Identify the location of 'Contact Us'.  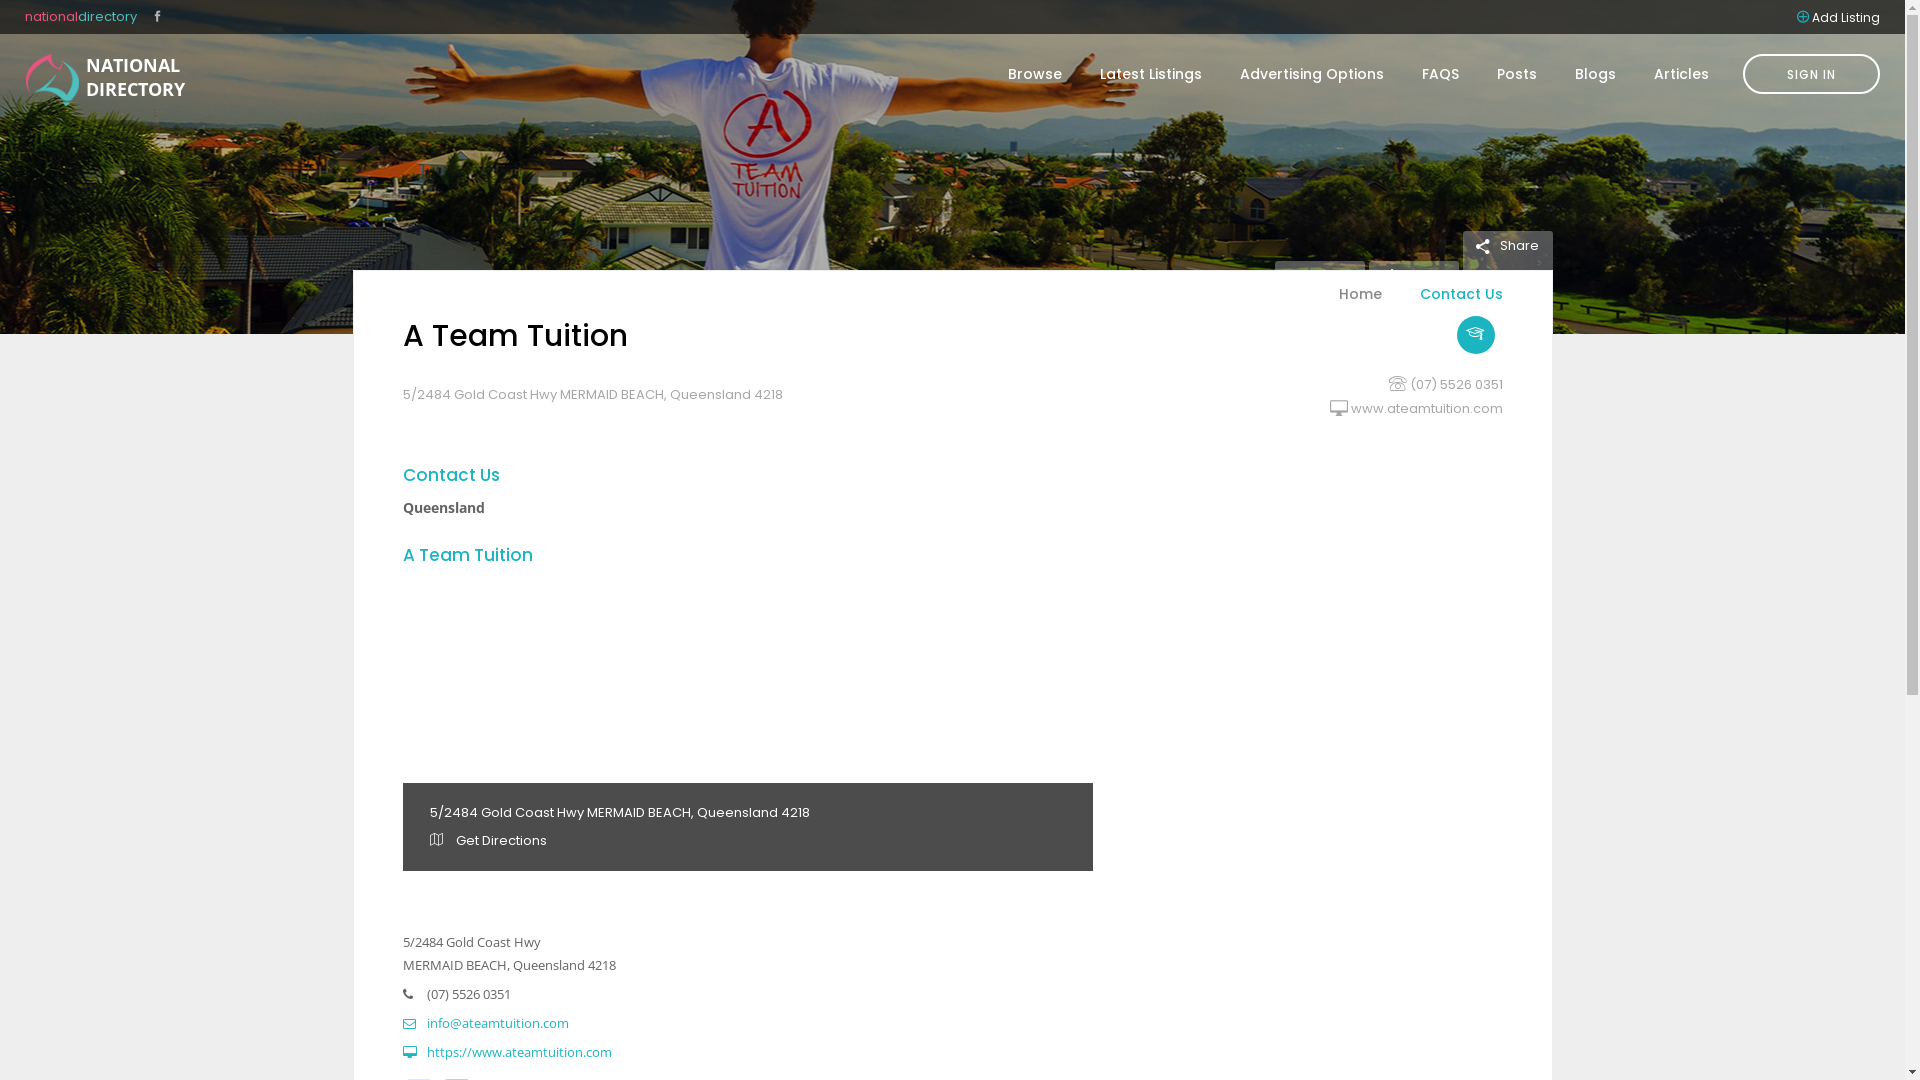
(1450, 305).